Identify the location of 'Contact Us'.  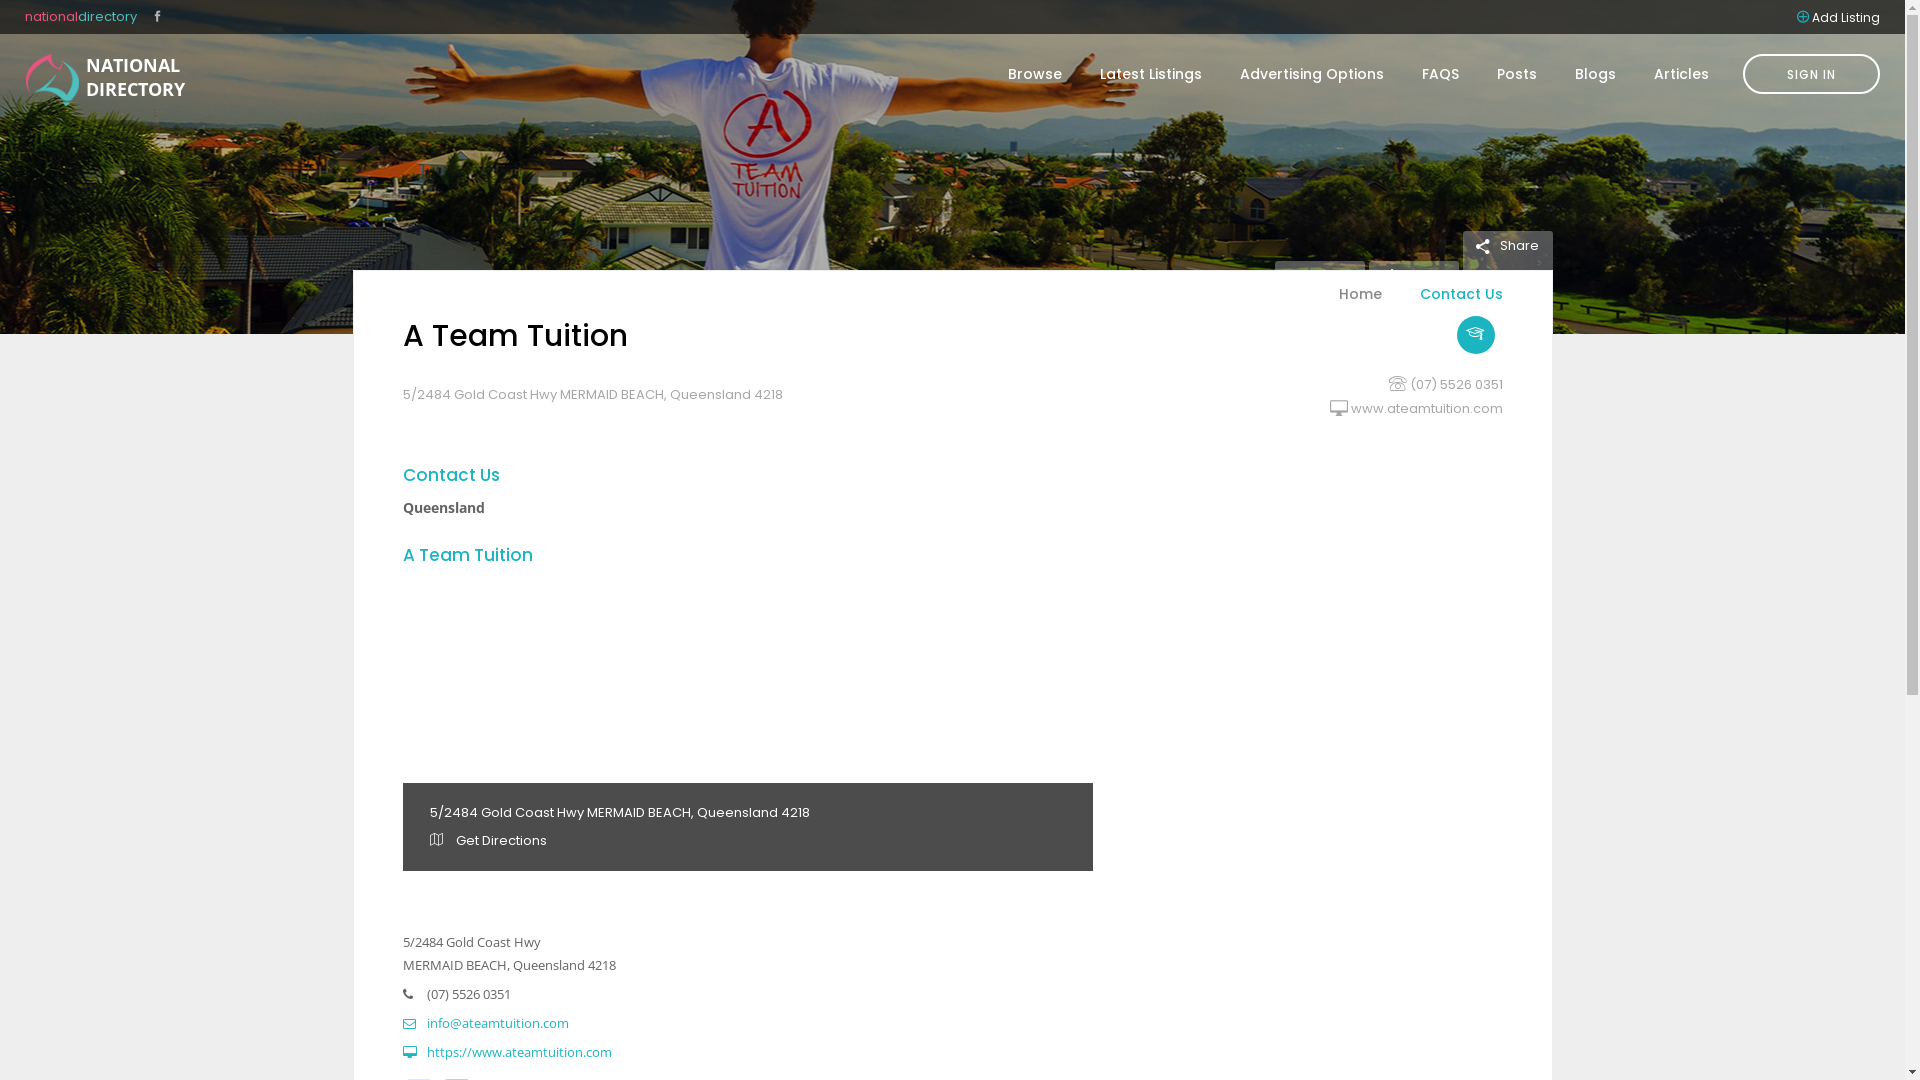
(1450, 305).